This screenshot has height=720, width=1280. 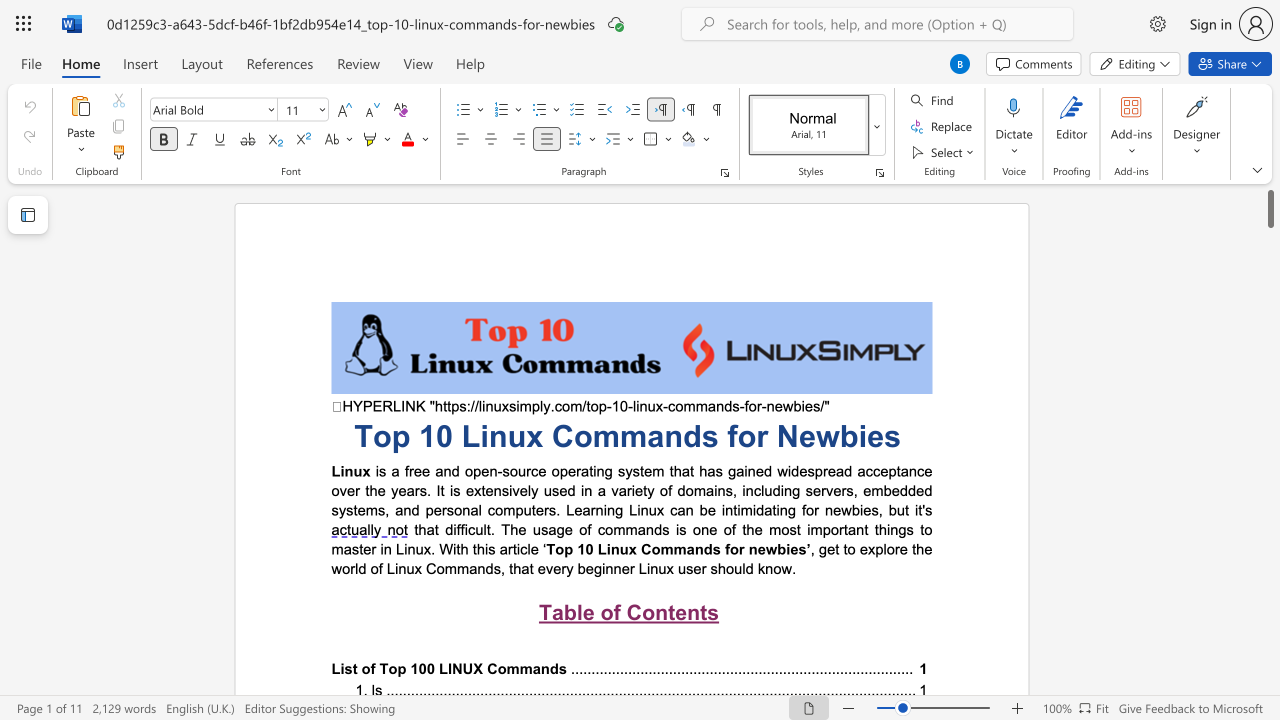 I want to click on the space between the continuous character "s" and ":" in the text, so click(x=464, y=405).